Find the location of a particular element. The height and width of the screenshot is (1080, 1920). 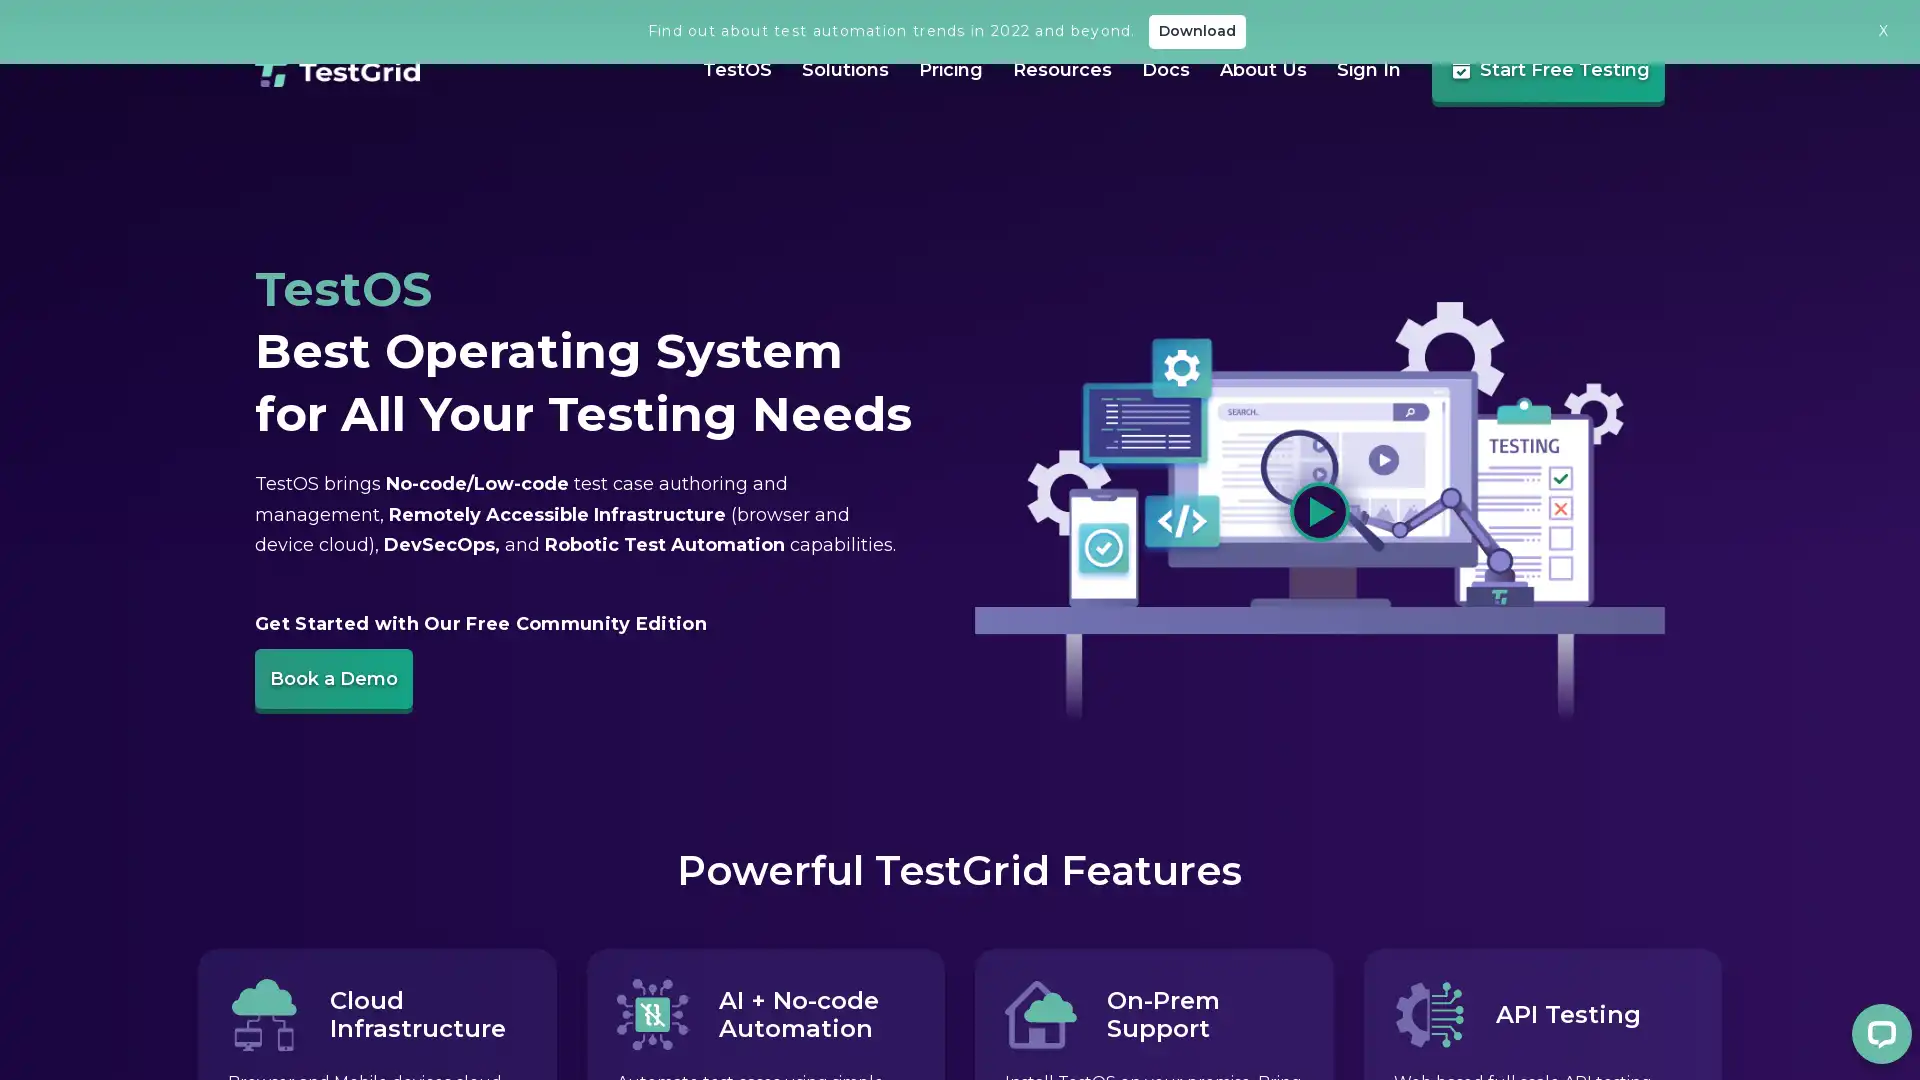

Docs is located at coordinates (1145, 127).